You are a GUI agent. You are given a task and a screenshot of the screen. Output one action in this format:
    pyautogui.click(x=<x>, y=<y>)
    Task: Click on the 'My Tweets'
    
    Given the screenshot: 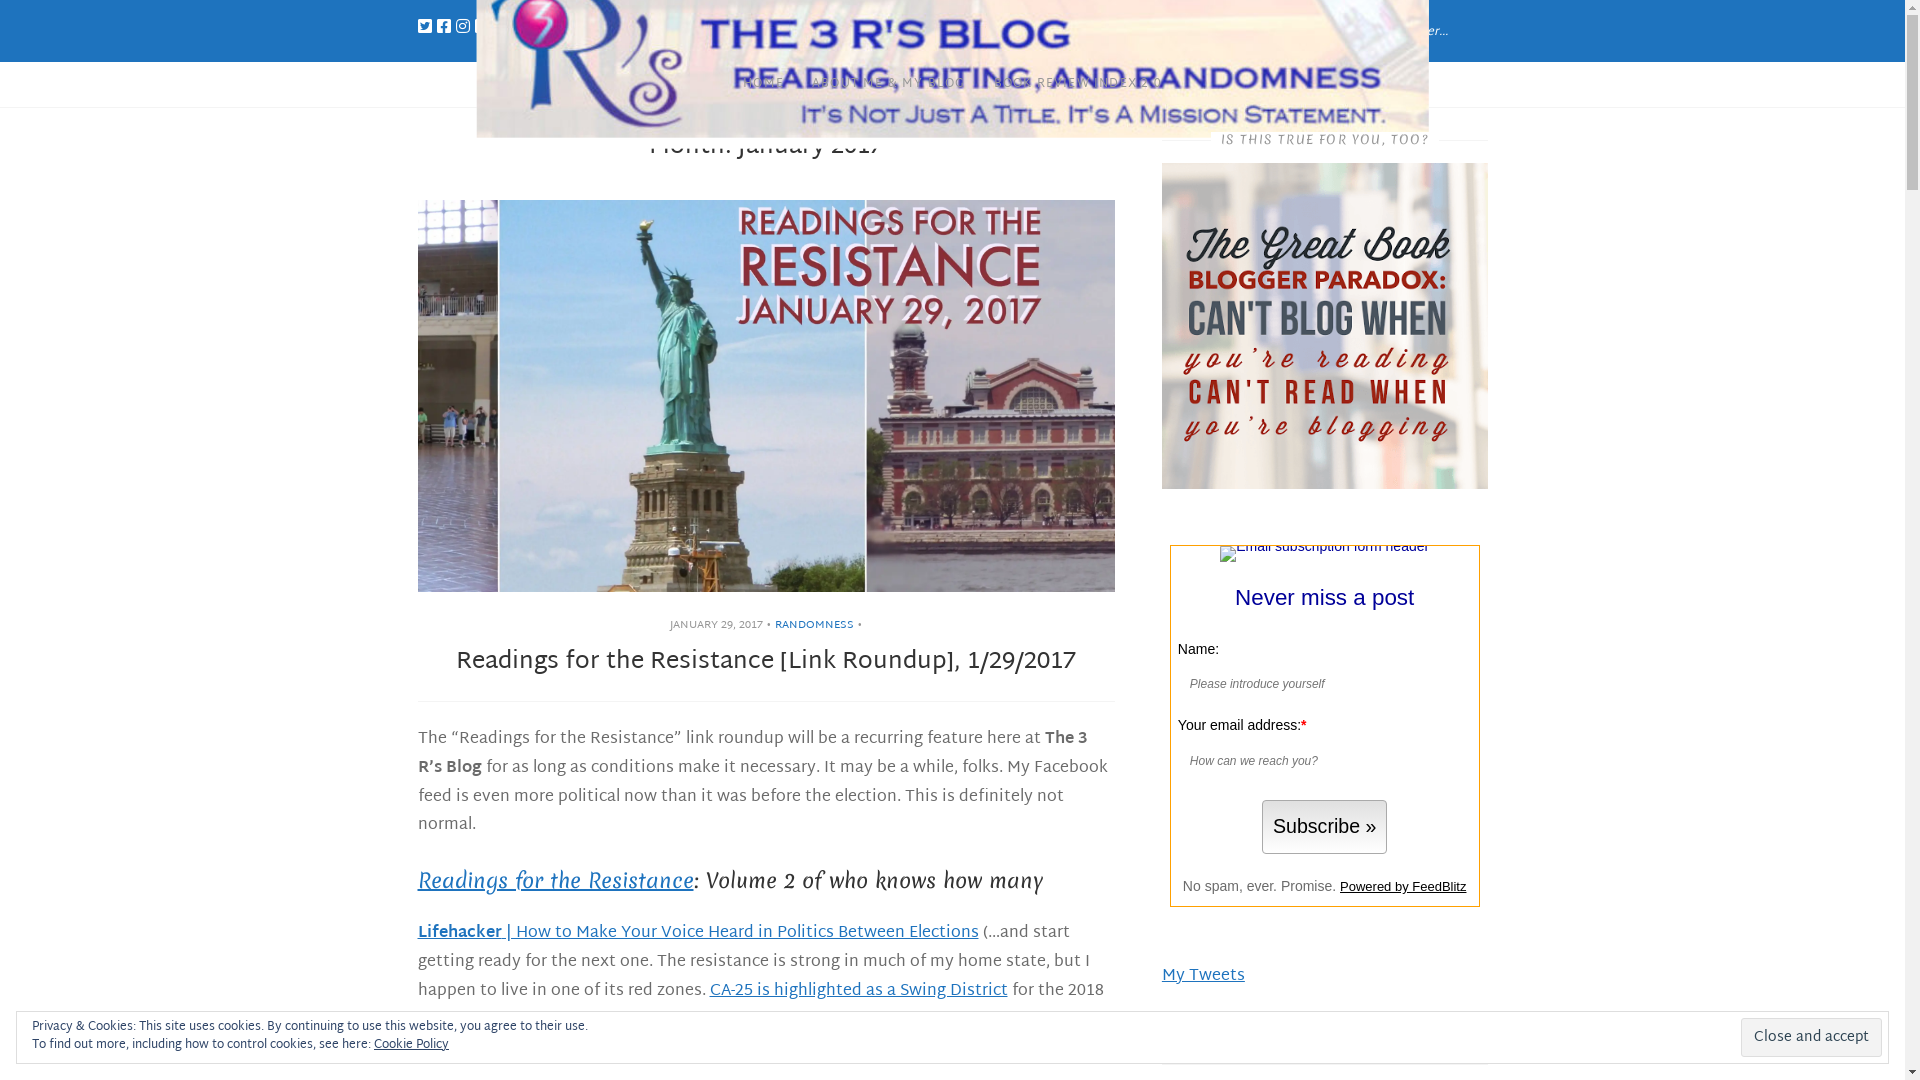 What is the action you would take?
    pyautogui.click(x=1161, y=975)
    